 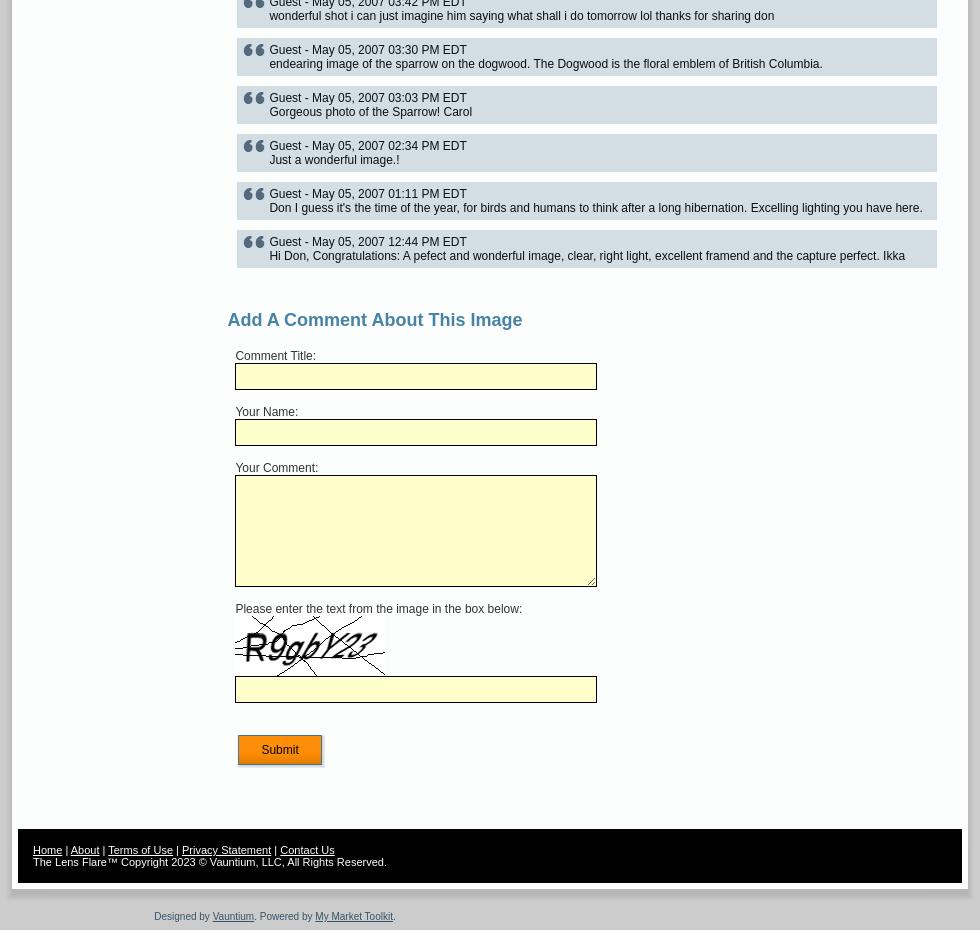 What do you see at coordinates (182, 916) in the screenshot?
I see `'Designed by'` at bounding box center [182, 916].